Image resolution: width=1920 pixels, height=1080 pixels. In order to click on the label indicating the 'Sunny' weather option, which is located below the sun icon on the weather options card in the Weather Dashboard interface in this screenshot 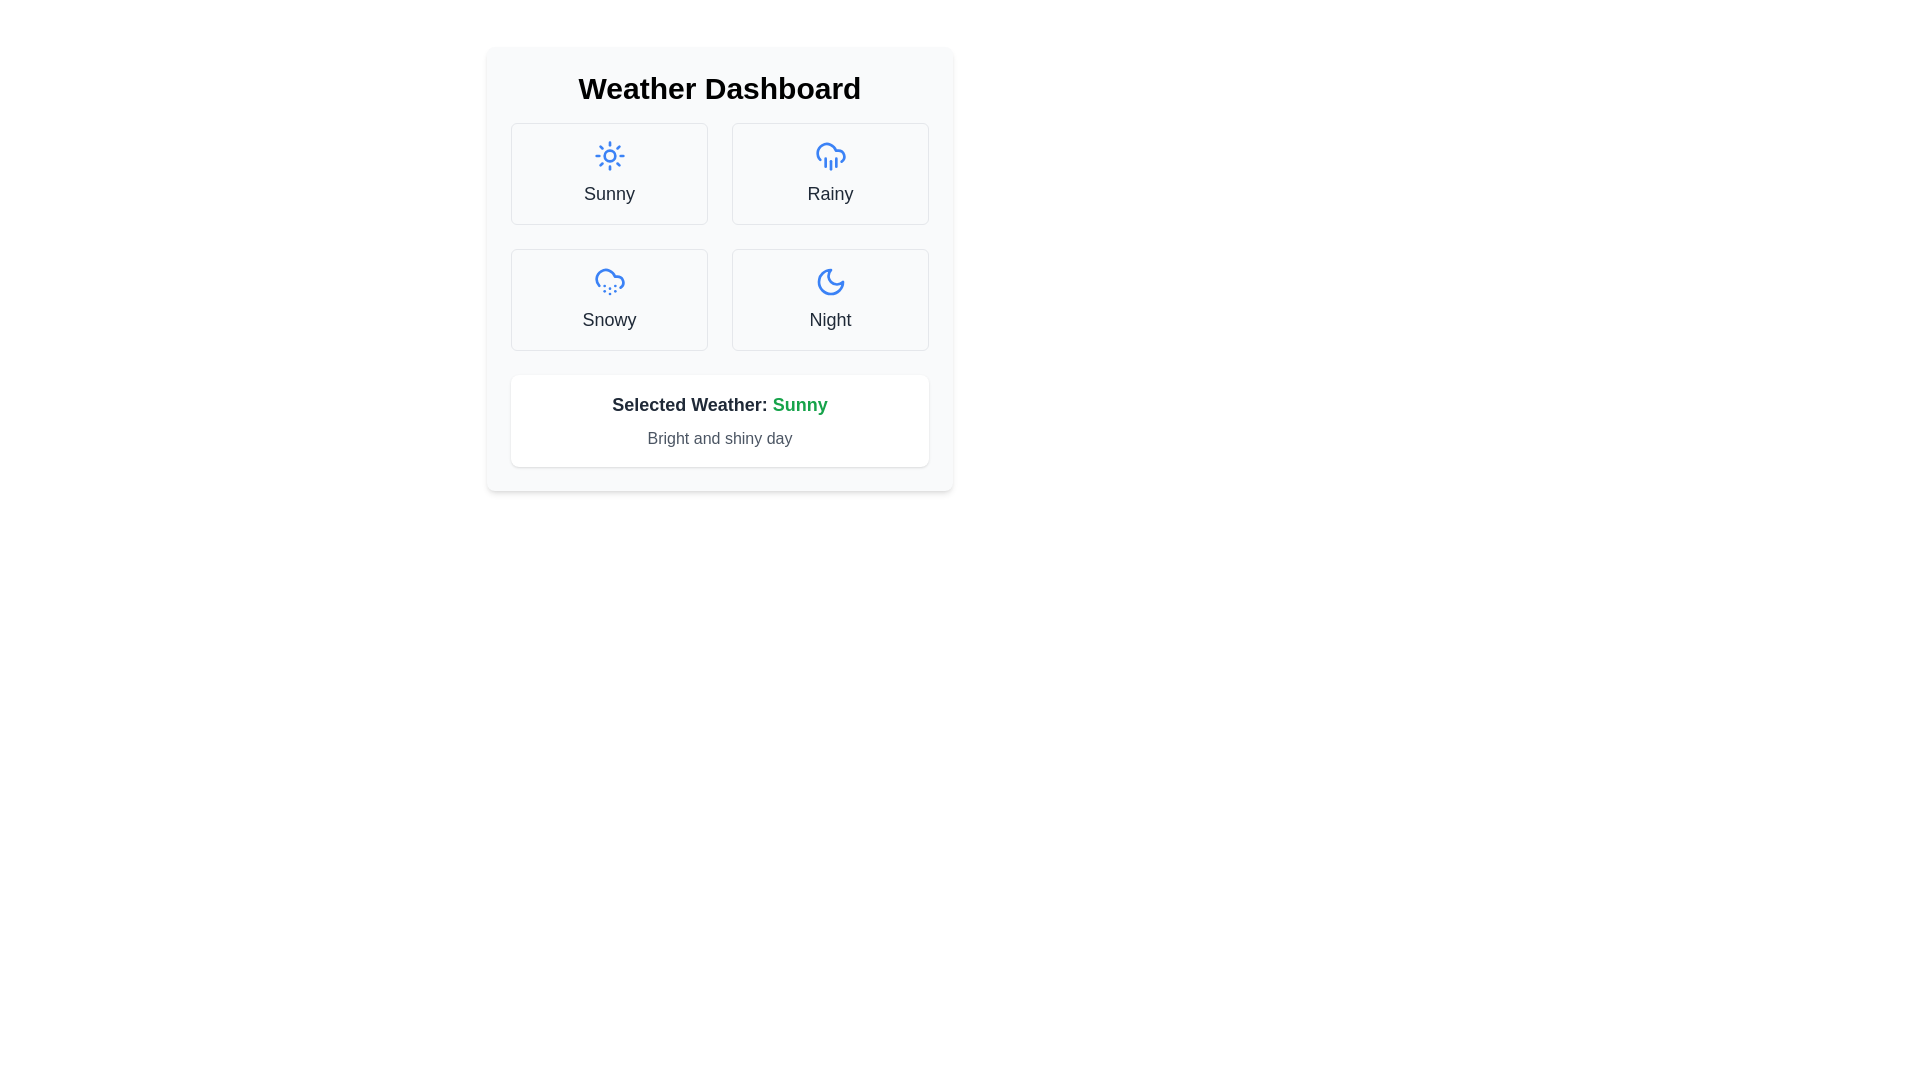, I will do `click(608, 193)`.